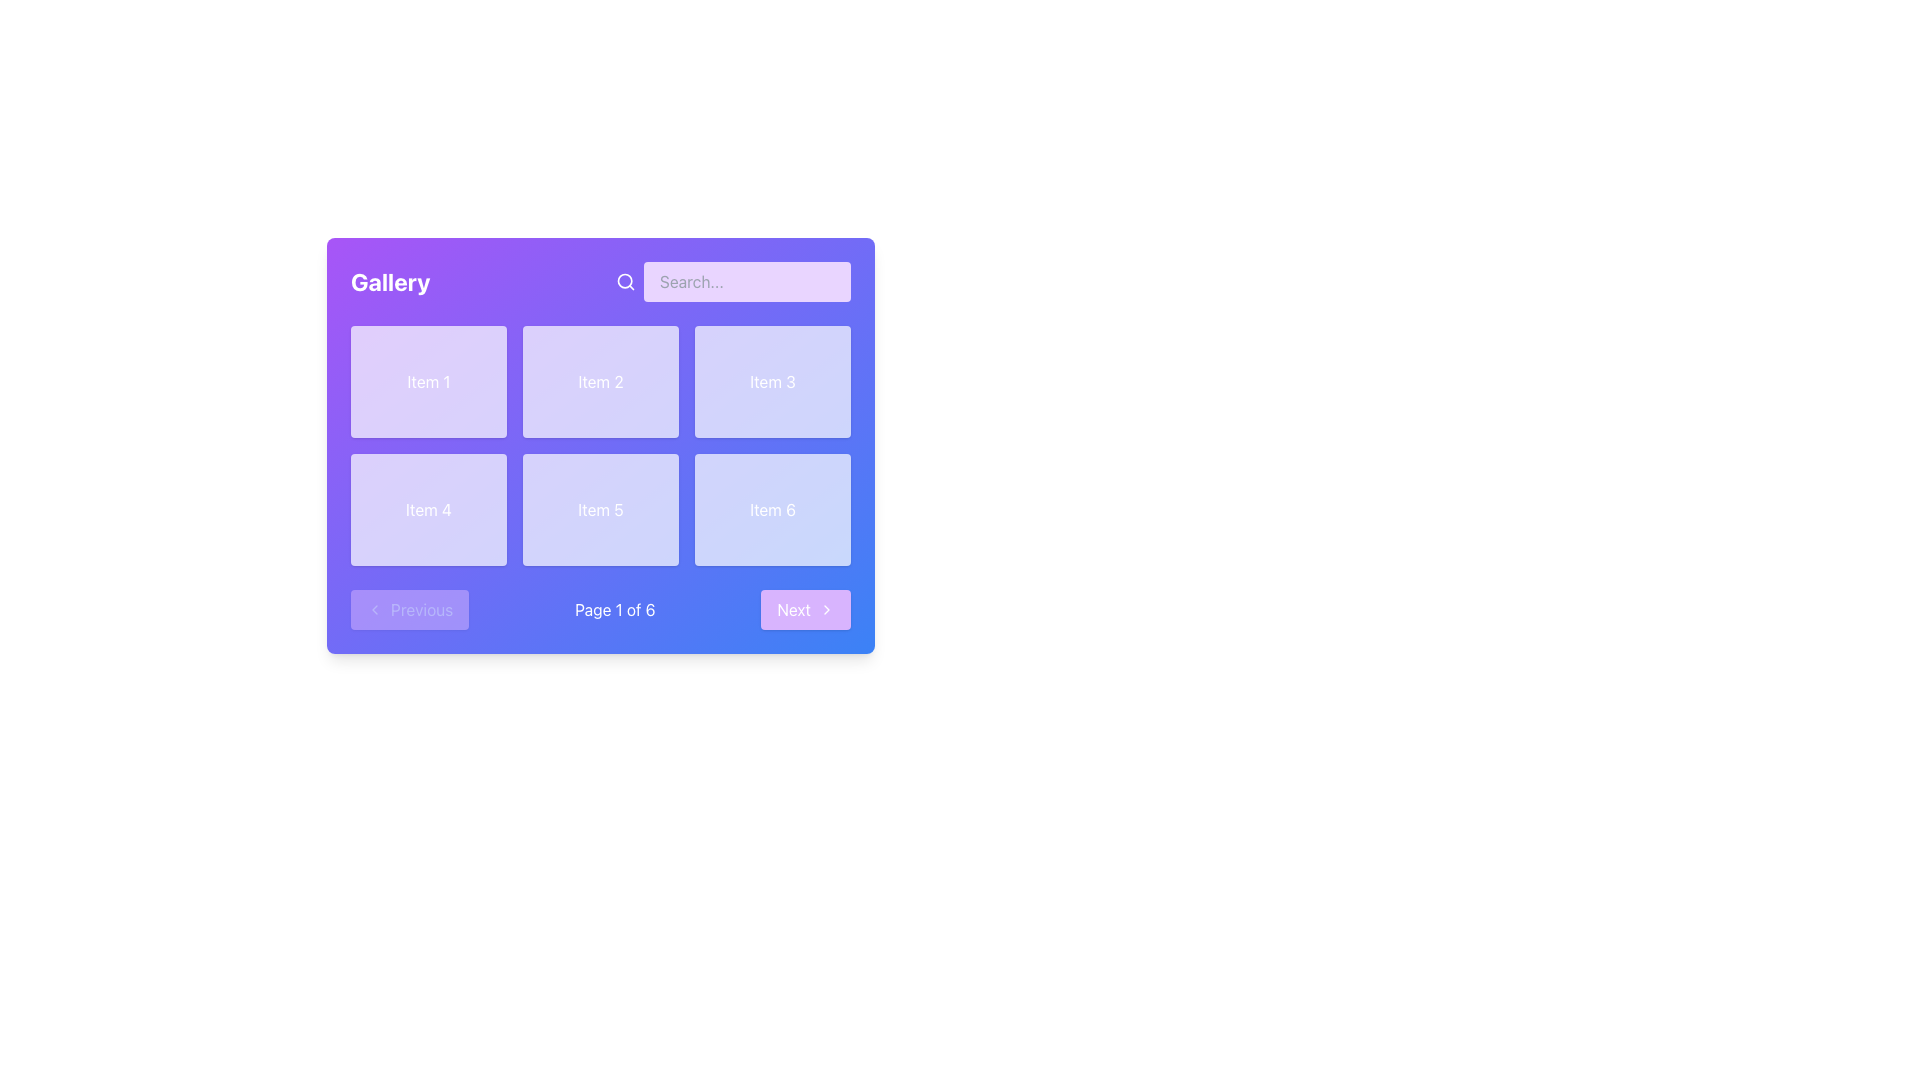 Image resolution: width=1920 pixels, height=1080 pixels. What do you see at coordinates (599, 608) in the screenshot?
I see `the page indicator text label located centrally in the footer section, displaying the current page number and total pages` at bounding box center [599, 608].